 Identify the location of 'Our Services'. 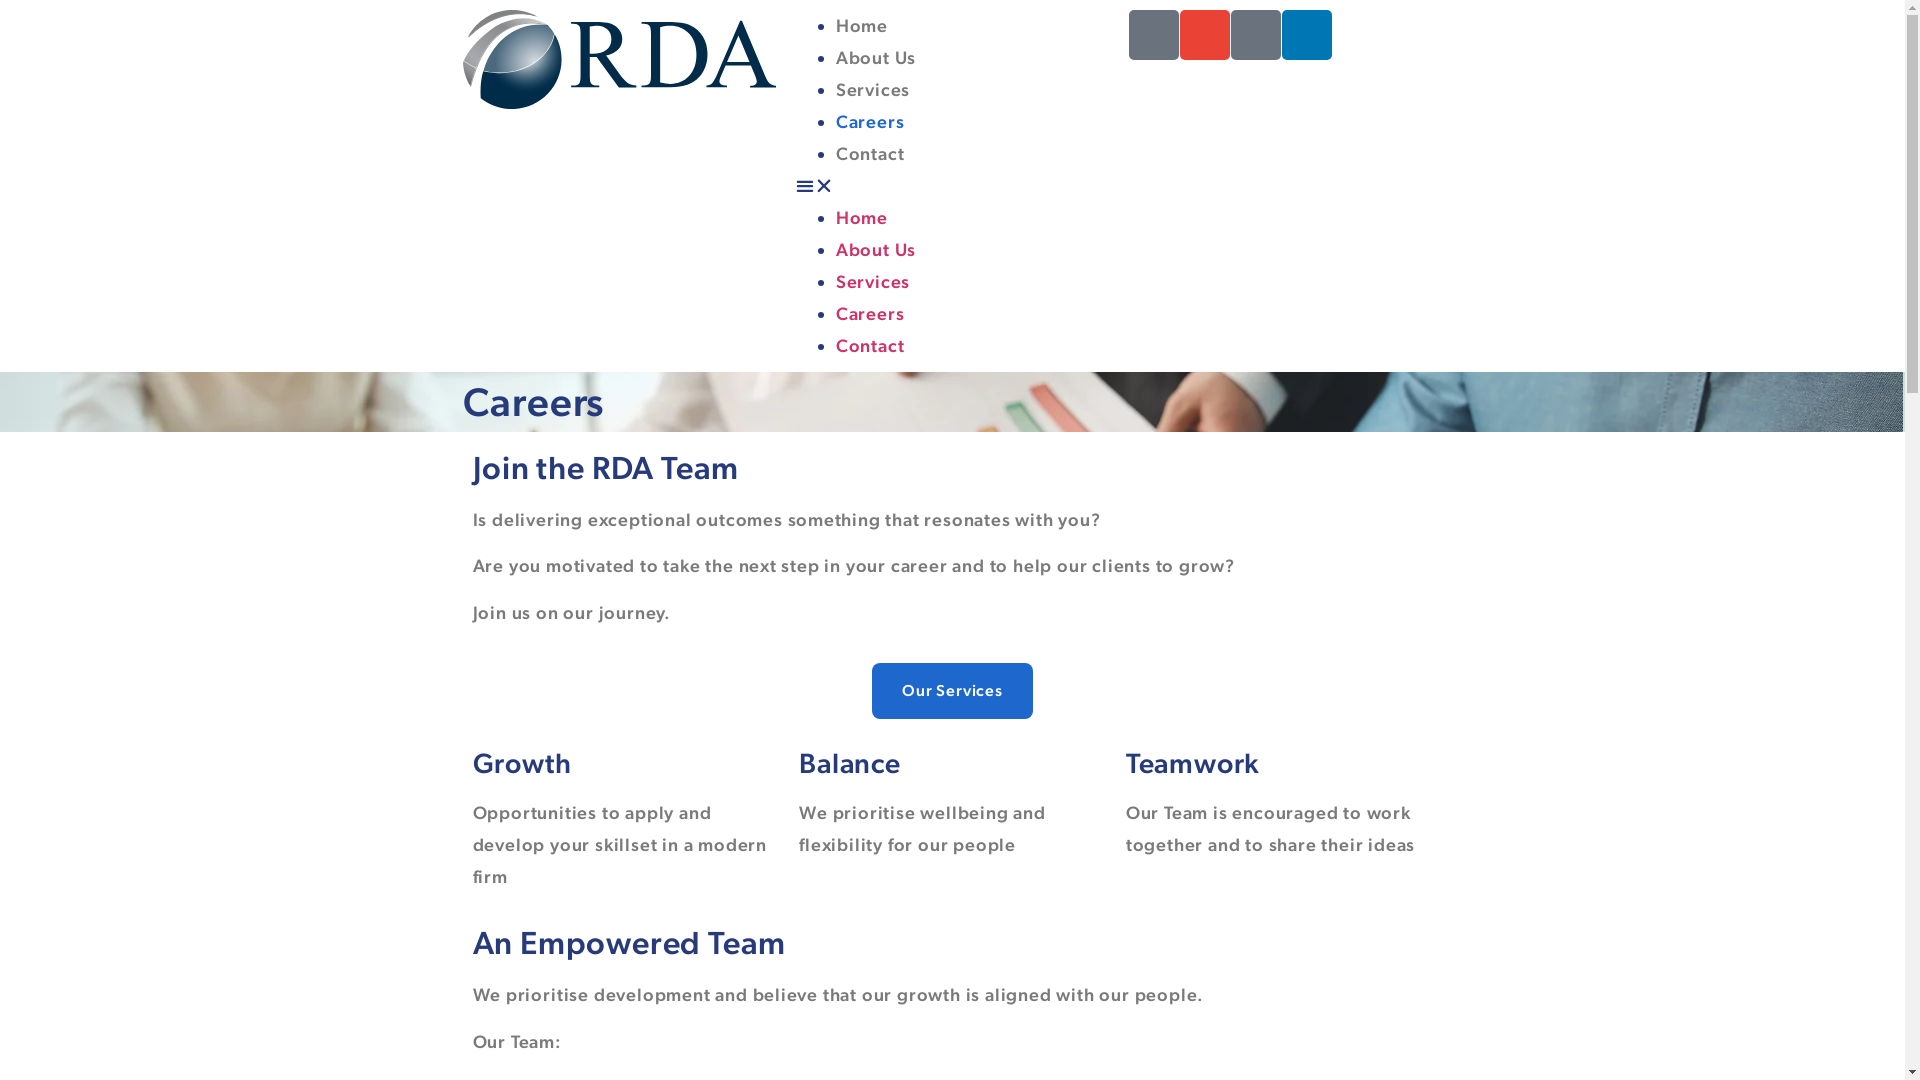
(951, 689).